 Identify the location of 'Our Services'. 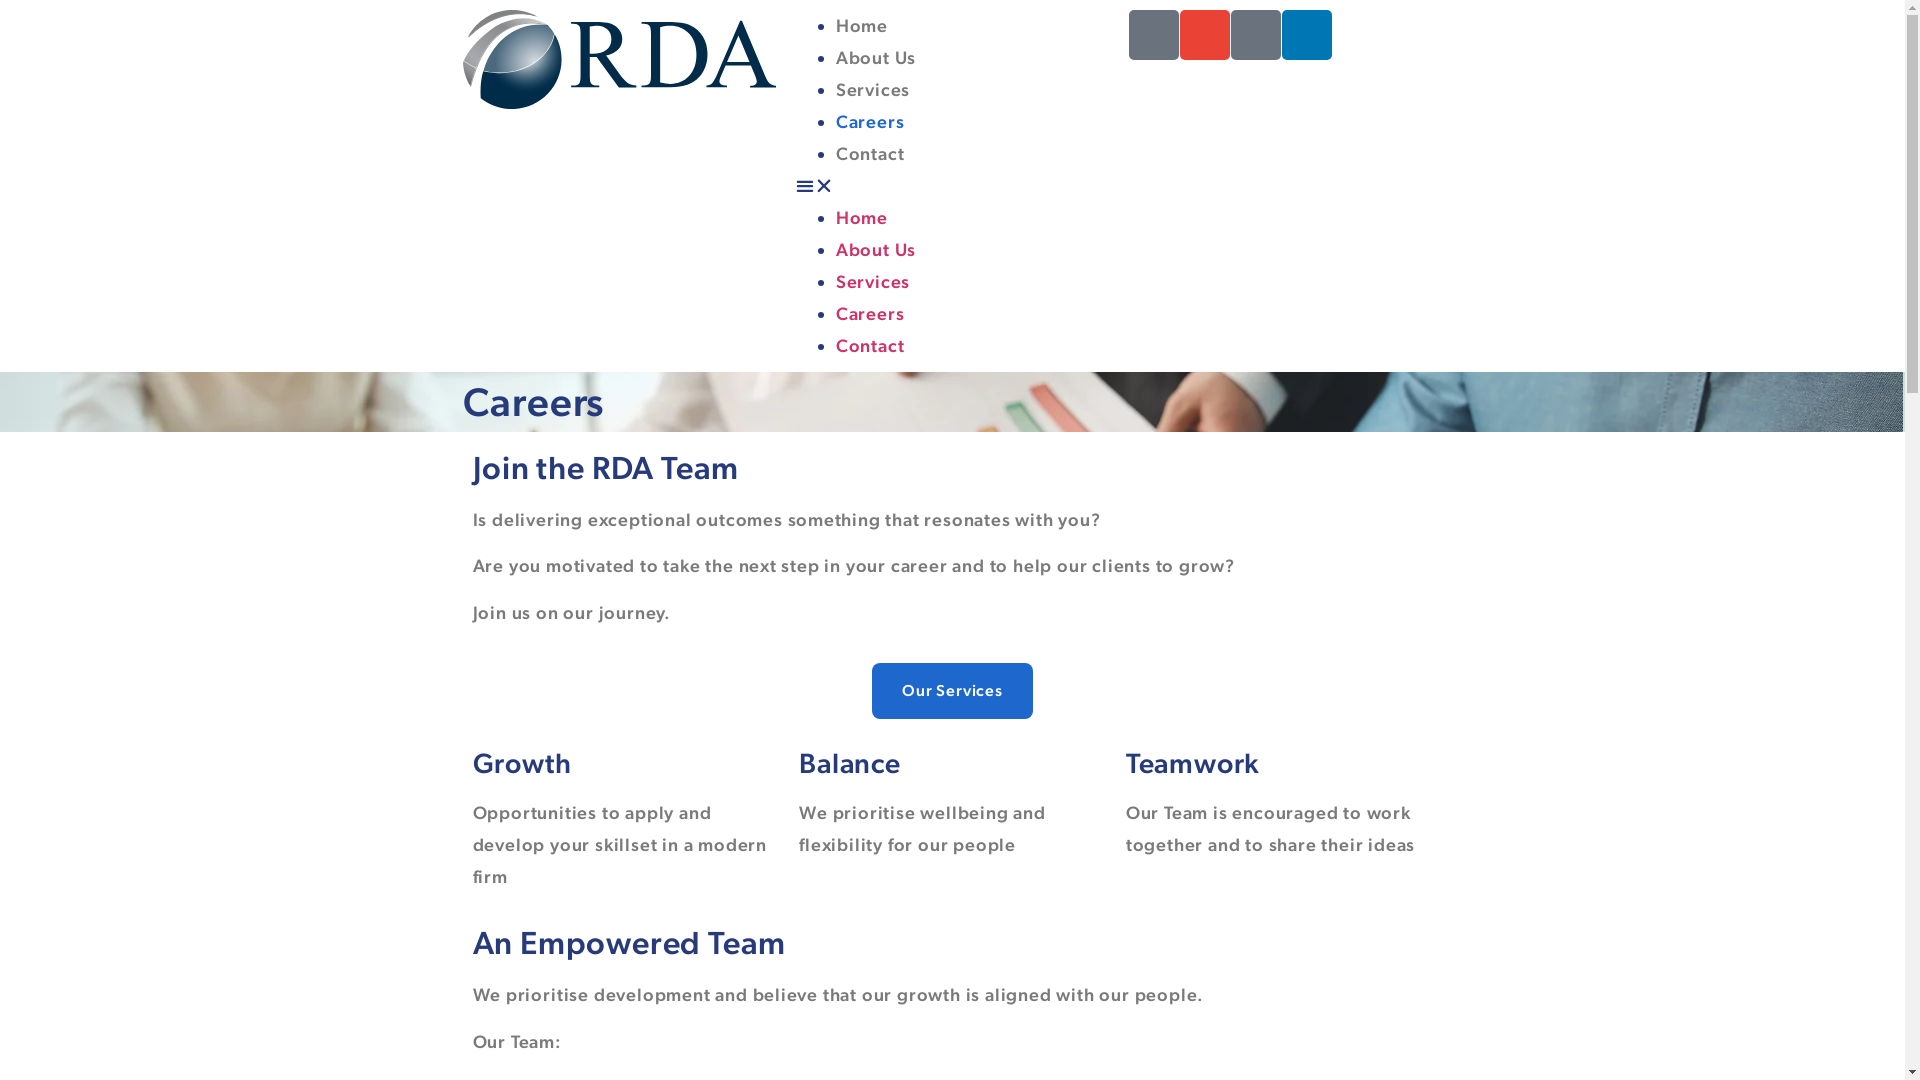
(951, 689).